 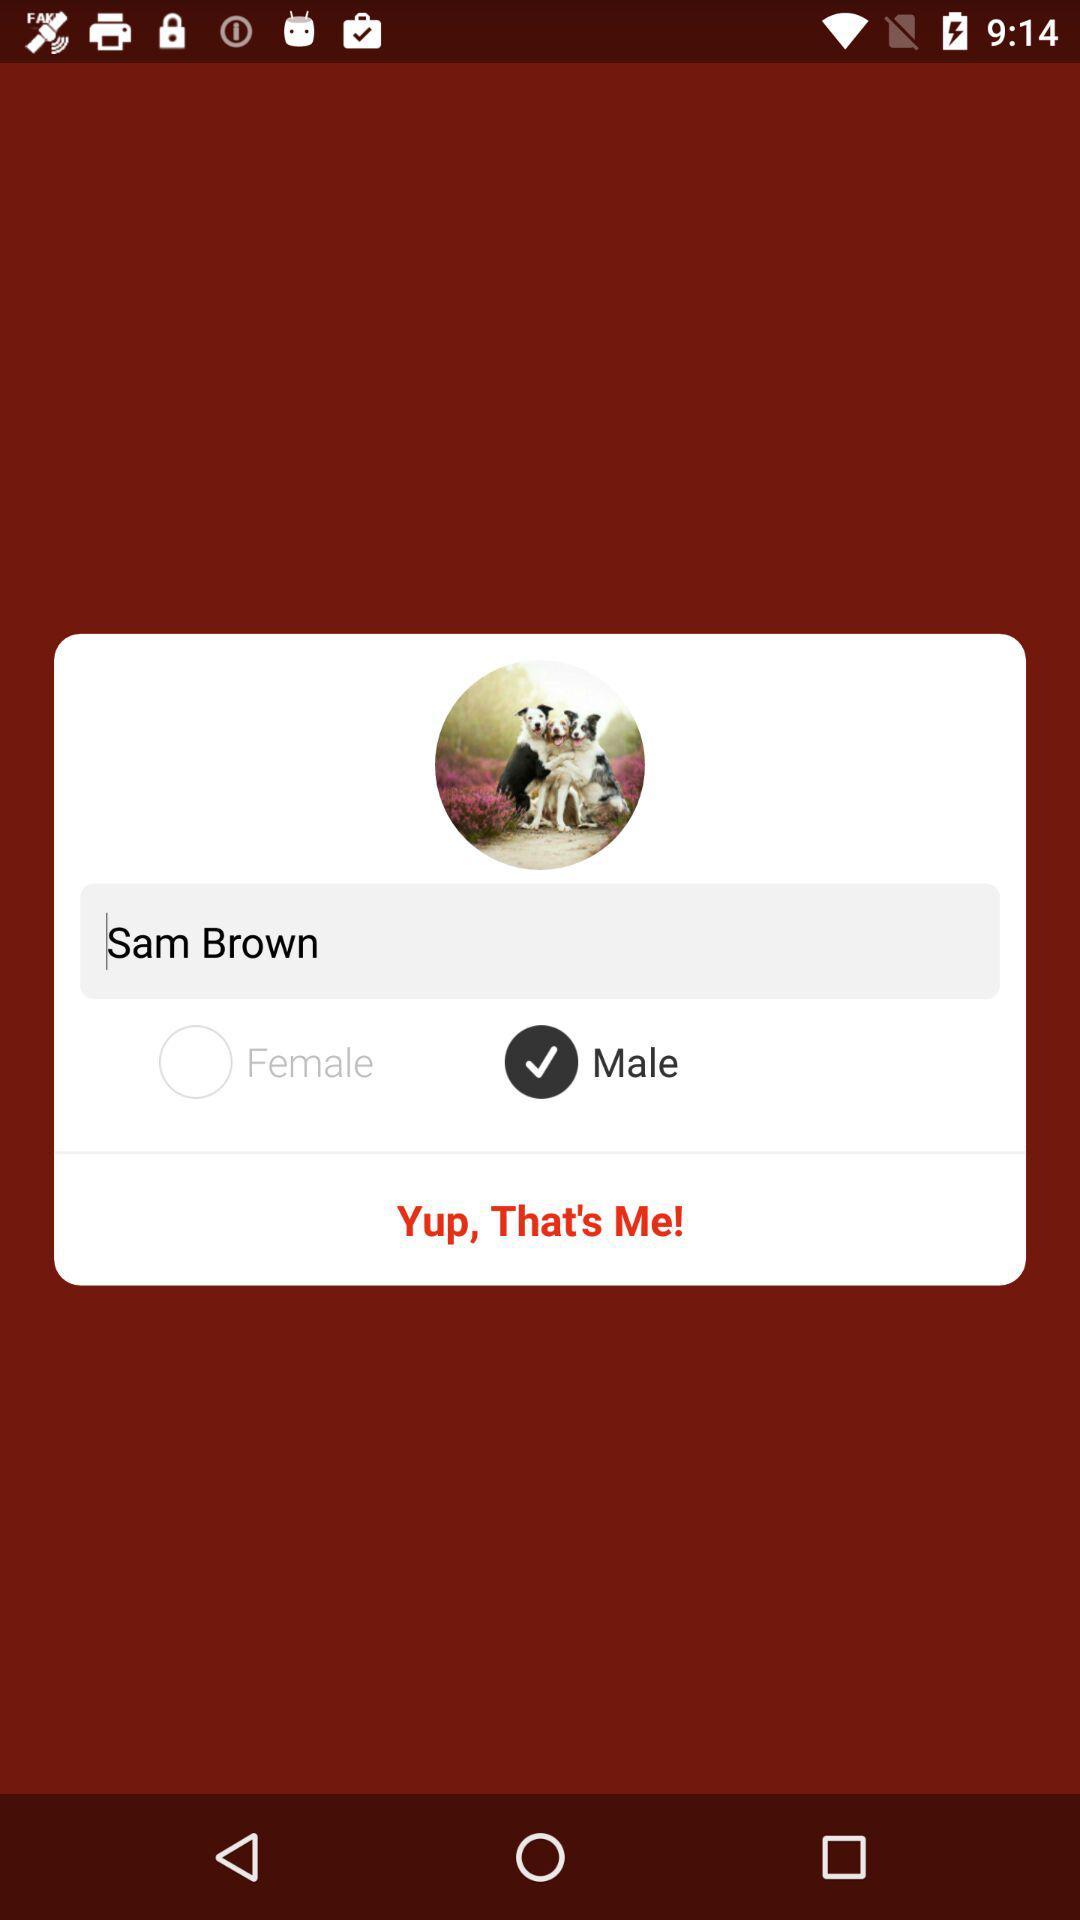 What do you see at coordinates (540, 763) in the screenshot?
I see `change profile picture` at bounding box center [540, 763].